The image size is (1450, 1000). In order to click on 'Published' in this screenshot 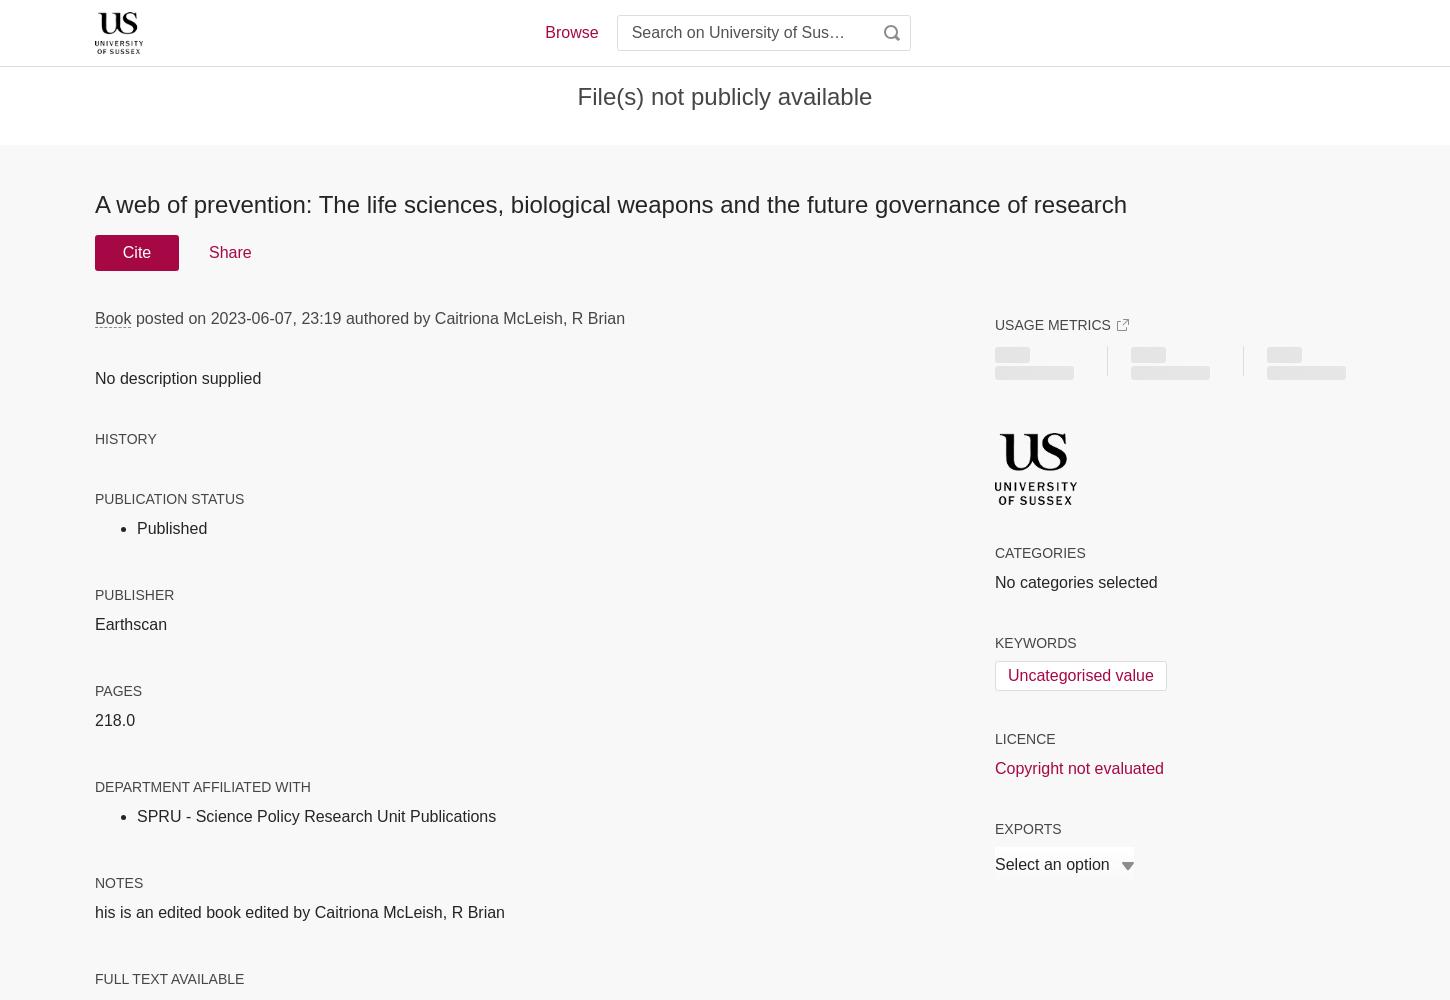, I will do `click(136, 527)`.